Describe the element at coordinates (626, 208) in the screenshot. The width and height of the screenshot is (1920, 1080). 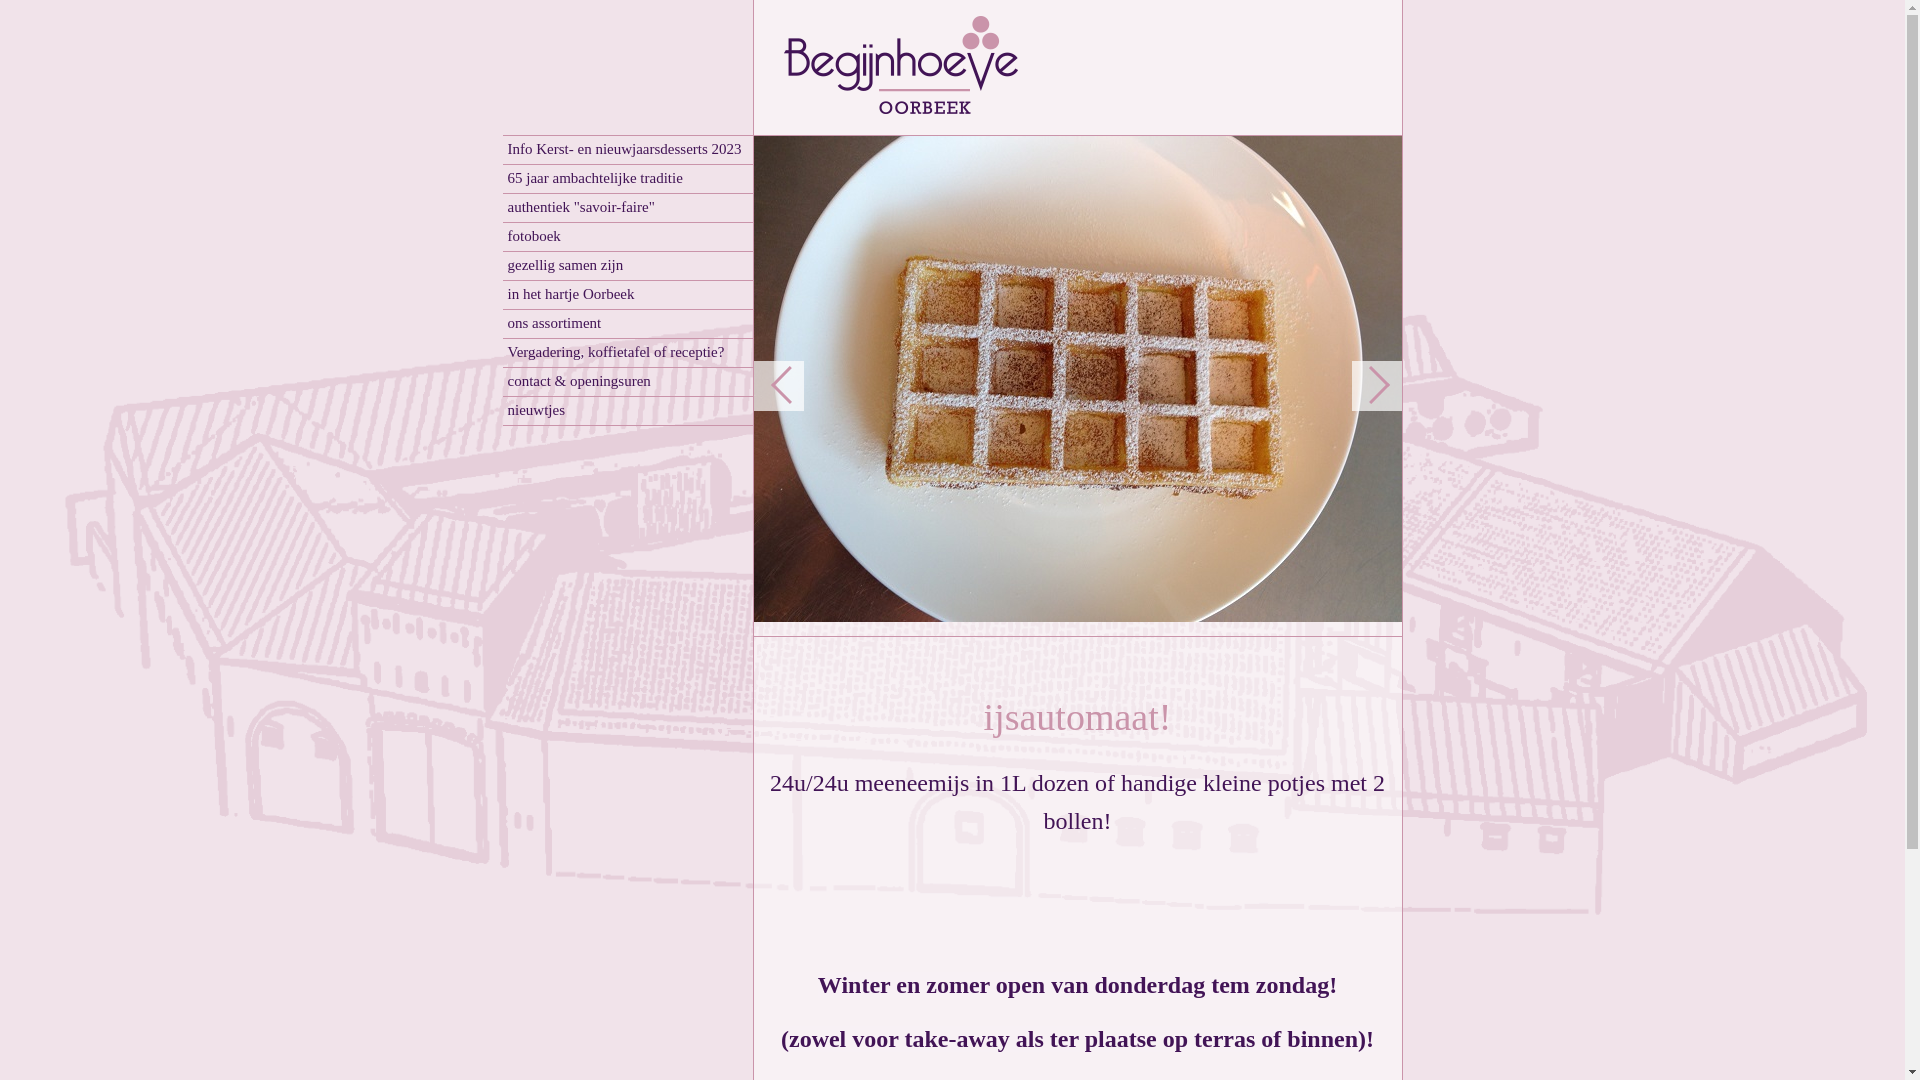
I see `'authentiek "savoir-faire"'` at that location.